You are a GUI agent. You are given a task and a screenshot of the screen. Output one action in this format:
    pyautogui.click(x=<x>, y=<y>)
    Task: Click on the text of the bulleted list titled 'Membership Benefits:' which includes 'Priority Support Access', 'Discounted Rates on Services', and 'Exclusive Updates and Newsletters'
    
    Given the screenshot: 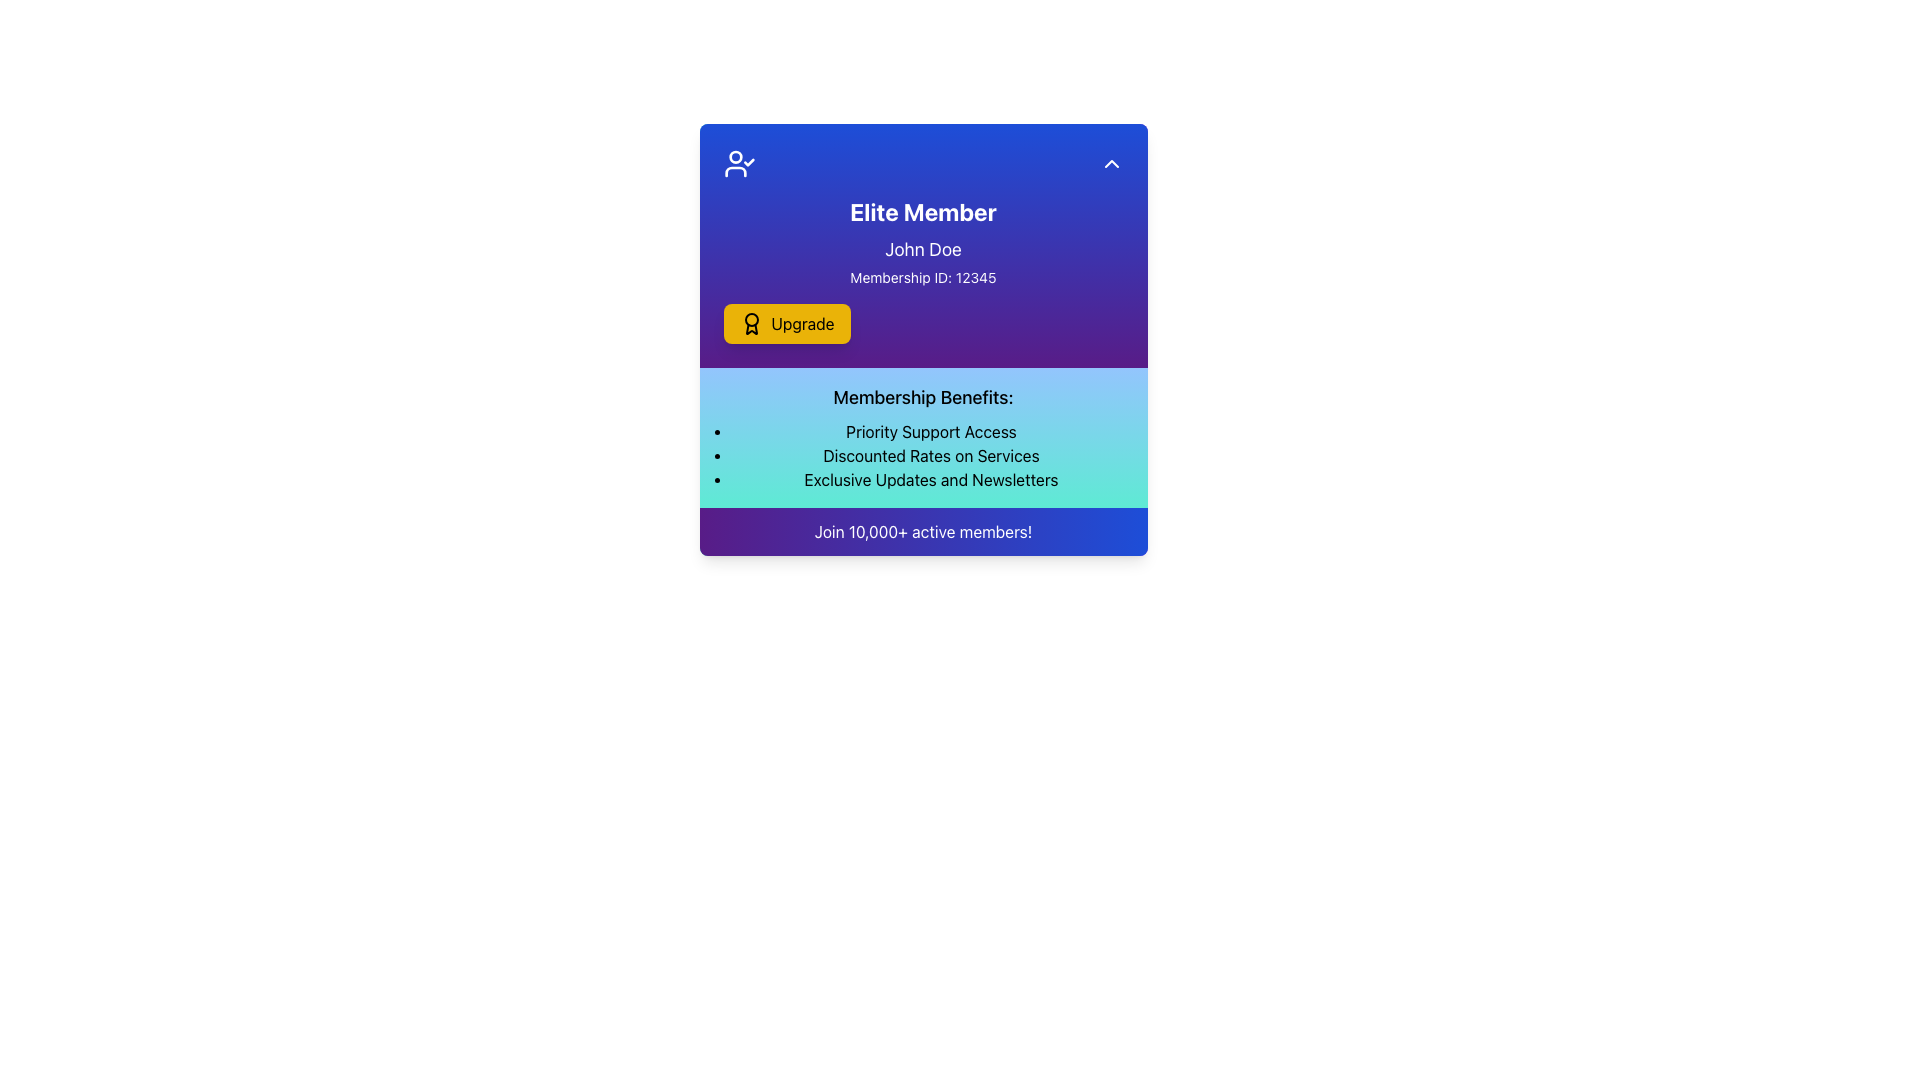 What is the action you would take?
    pyautogui.click(x=930, y=455)
    